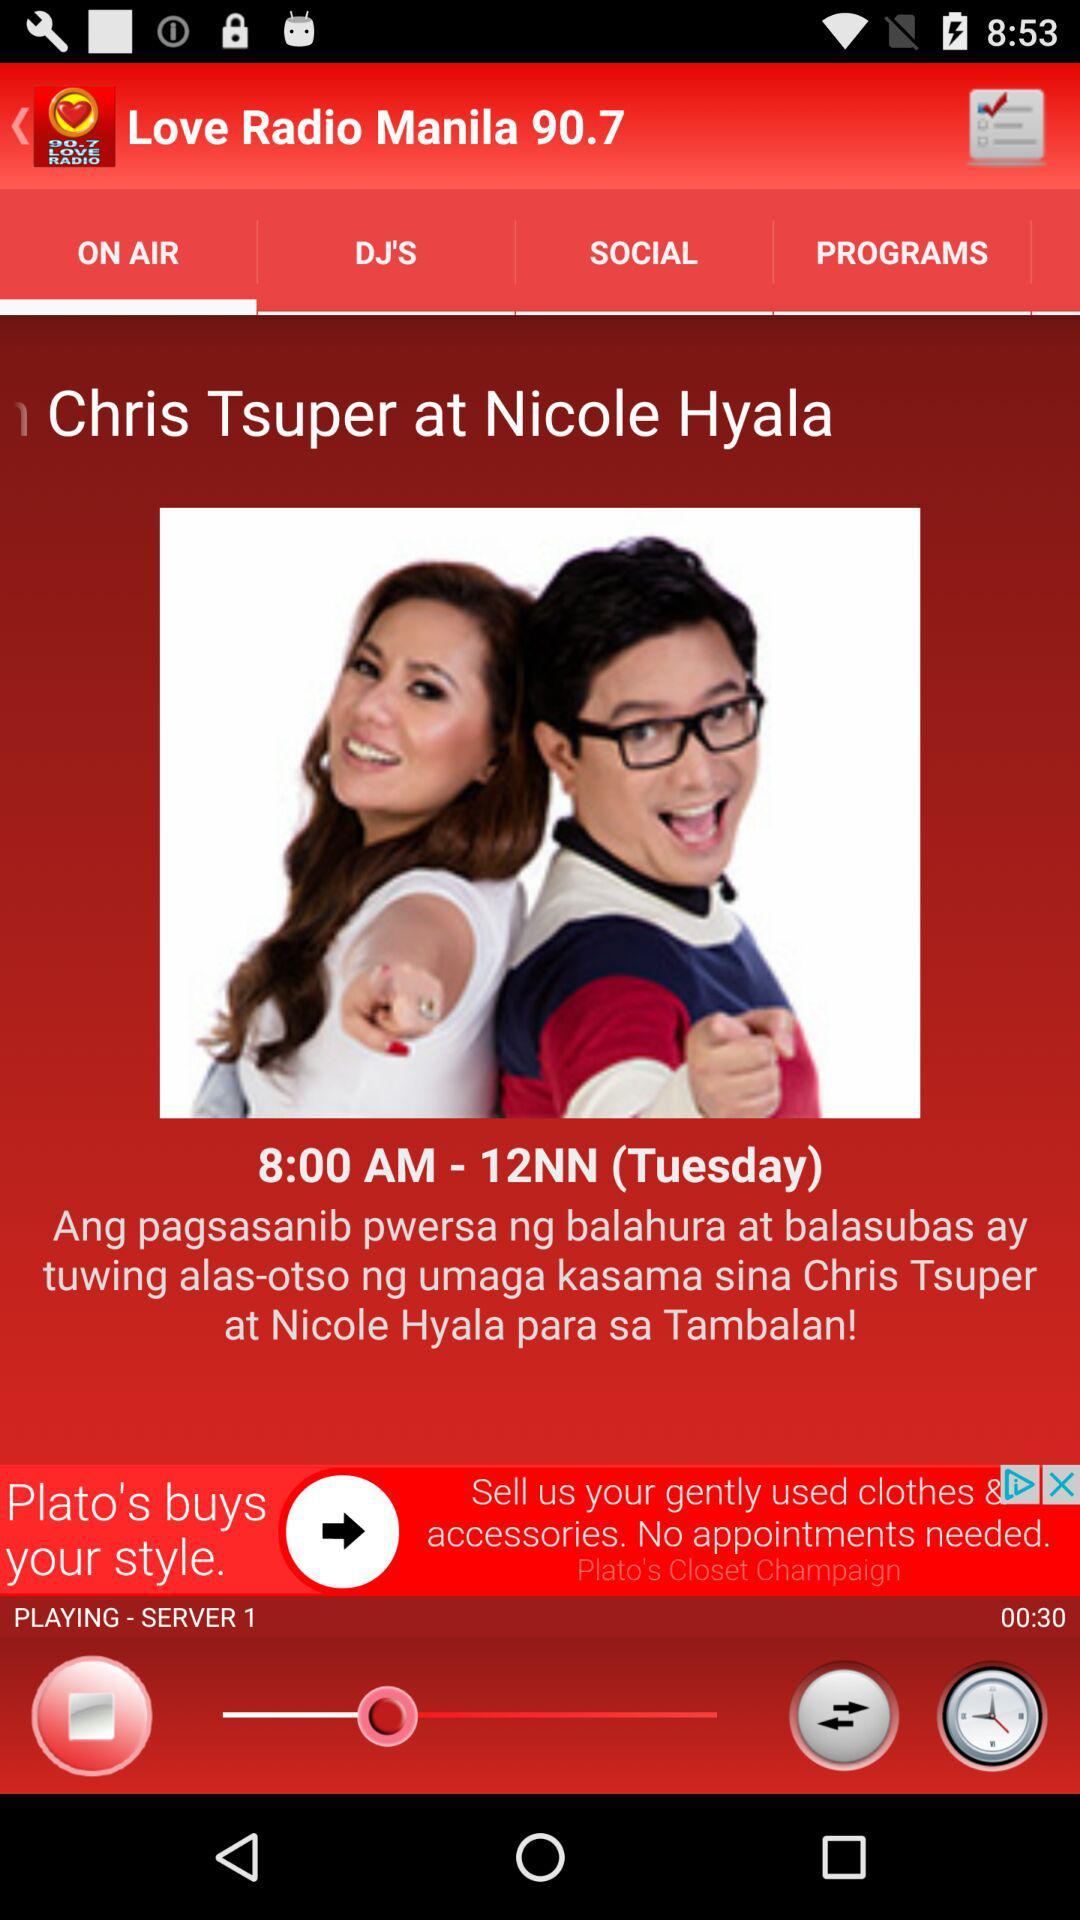 This screenshot has width=1080, height=1920. Describe the element at coordinates (843, 1714) in the screenshot. I see `choose option` at that location.